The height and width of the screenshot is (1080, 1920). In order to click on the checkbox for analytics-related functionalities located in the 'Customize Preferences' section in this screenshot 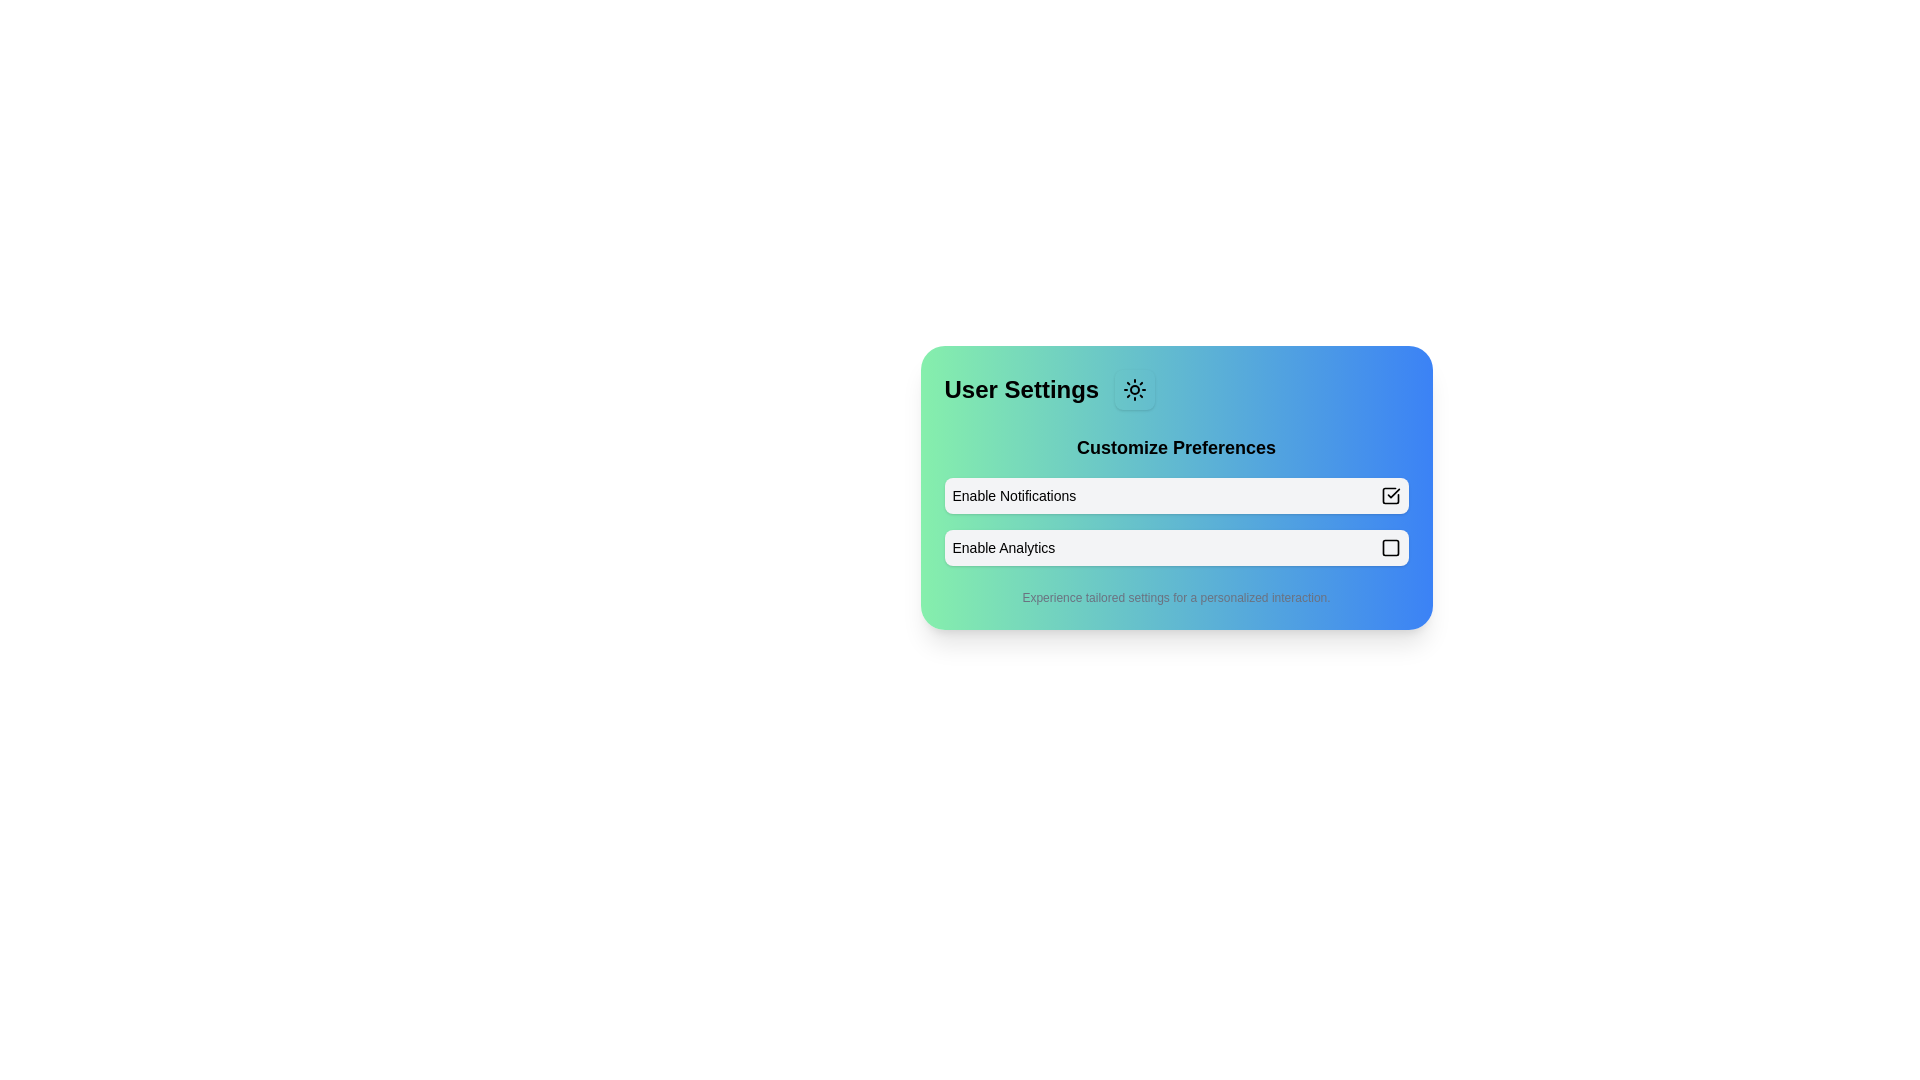, I will do `click(1176, 547)`.